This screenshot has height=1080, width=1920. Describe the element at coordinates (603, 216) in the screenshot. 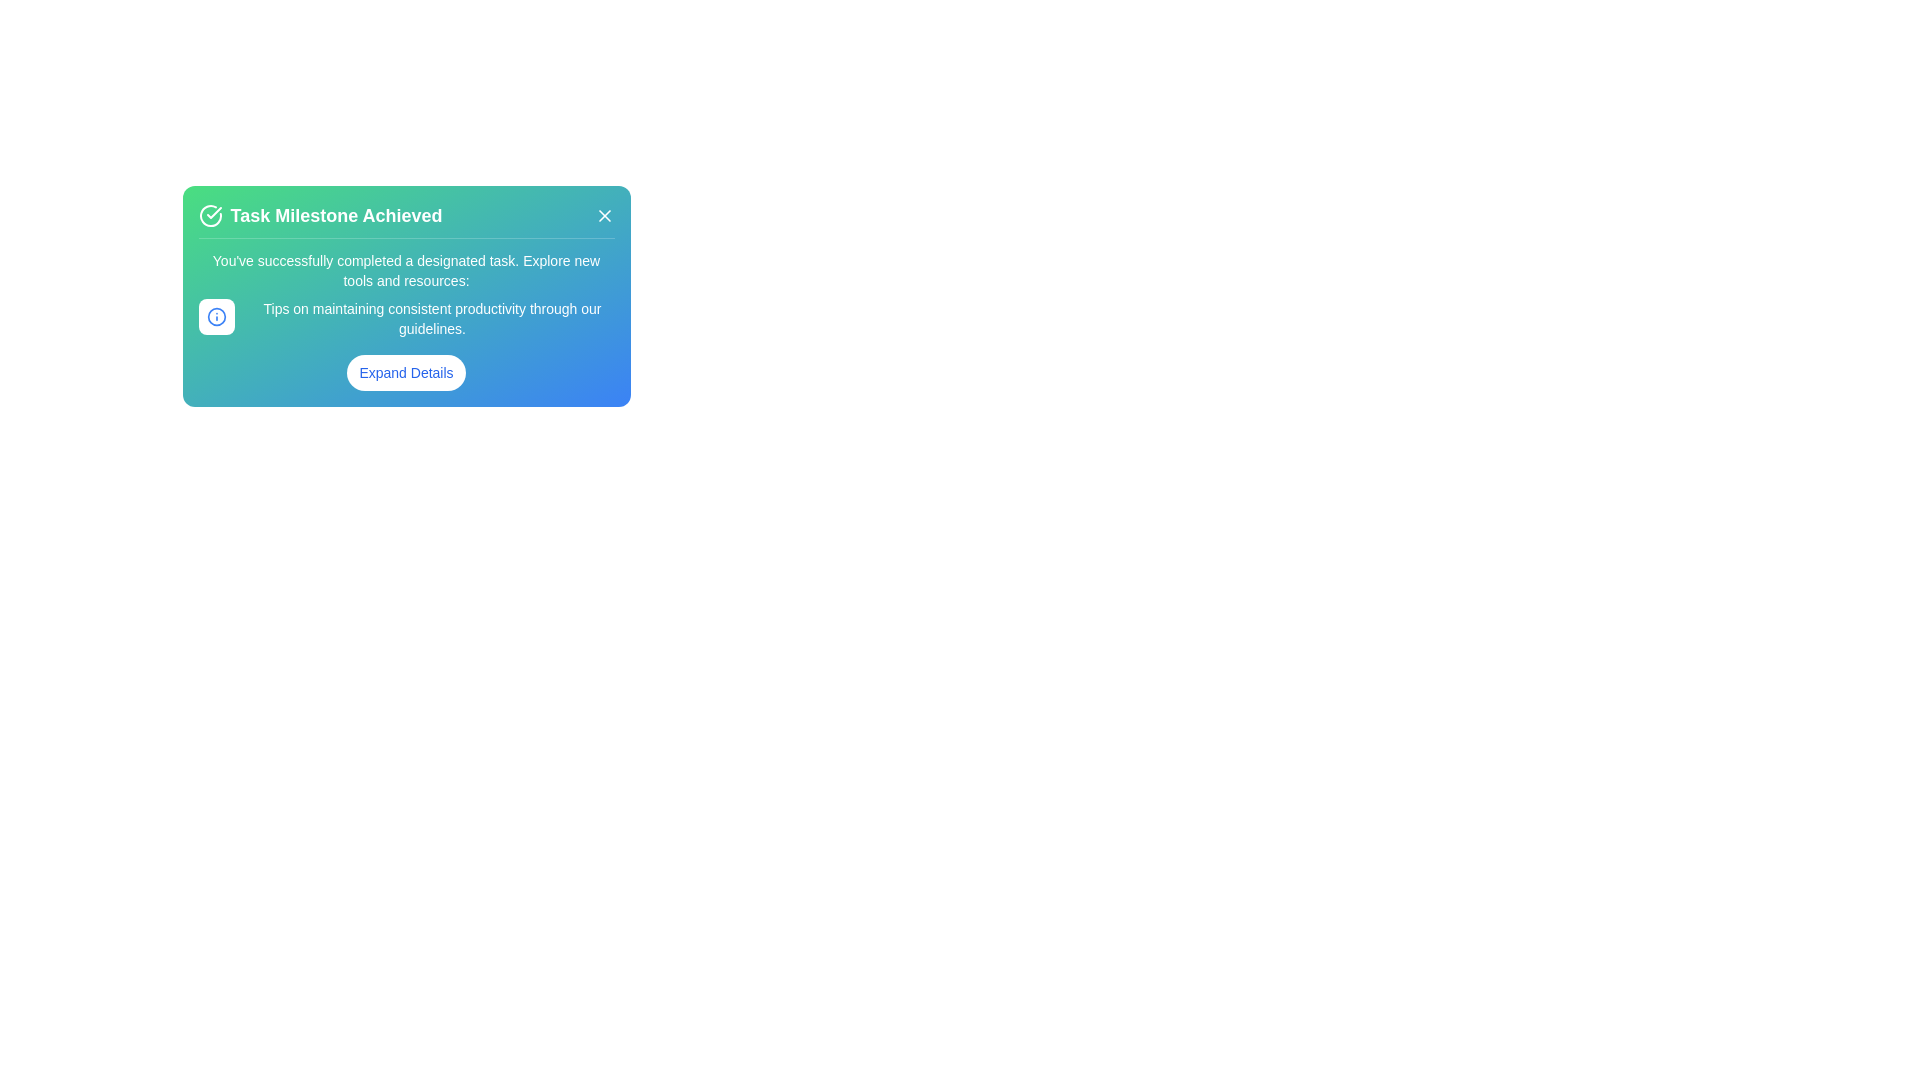

I see `the close button to hide the alert` at that location.